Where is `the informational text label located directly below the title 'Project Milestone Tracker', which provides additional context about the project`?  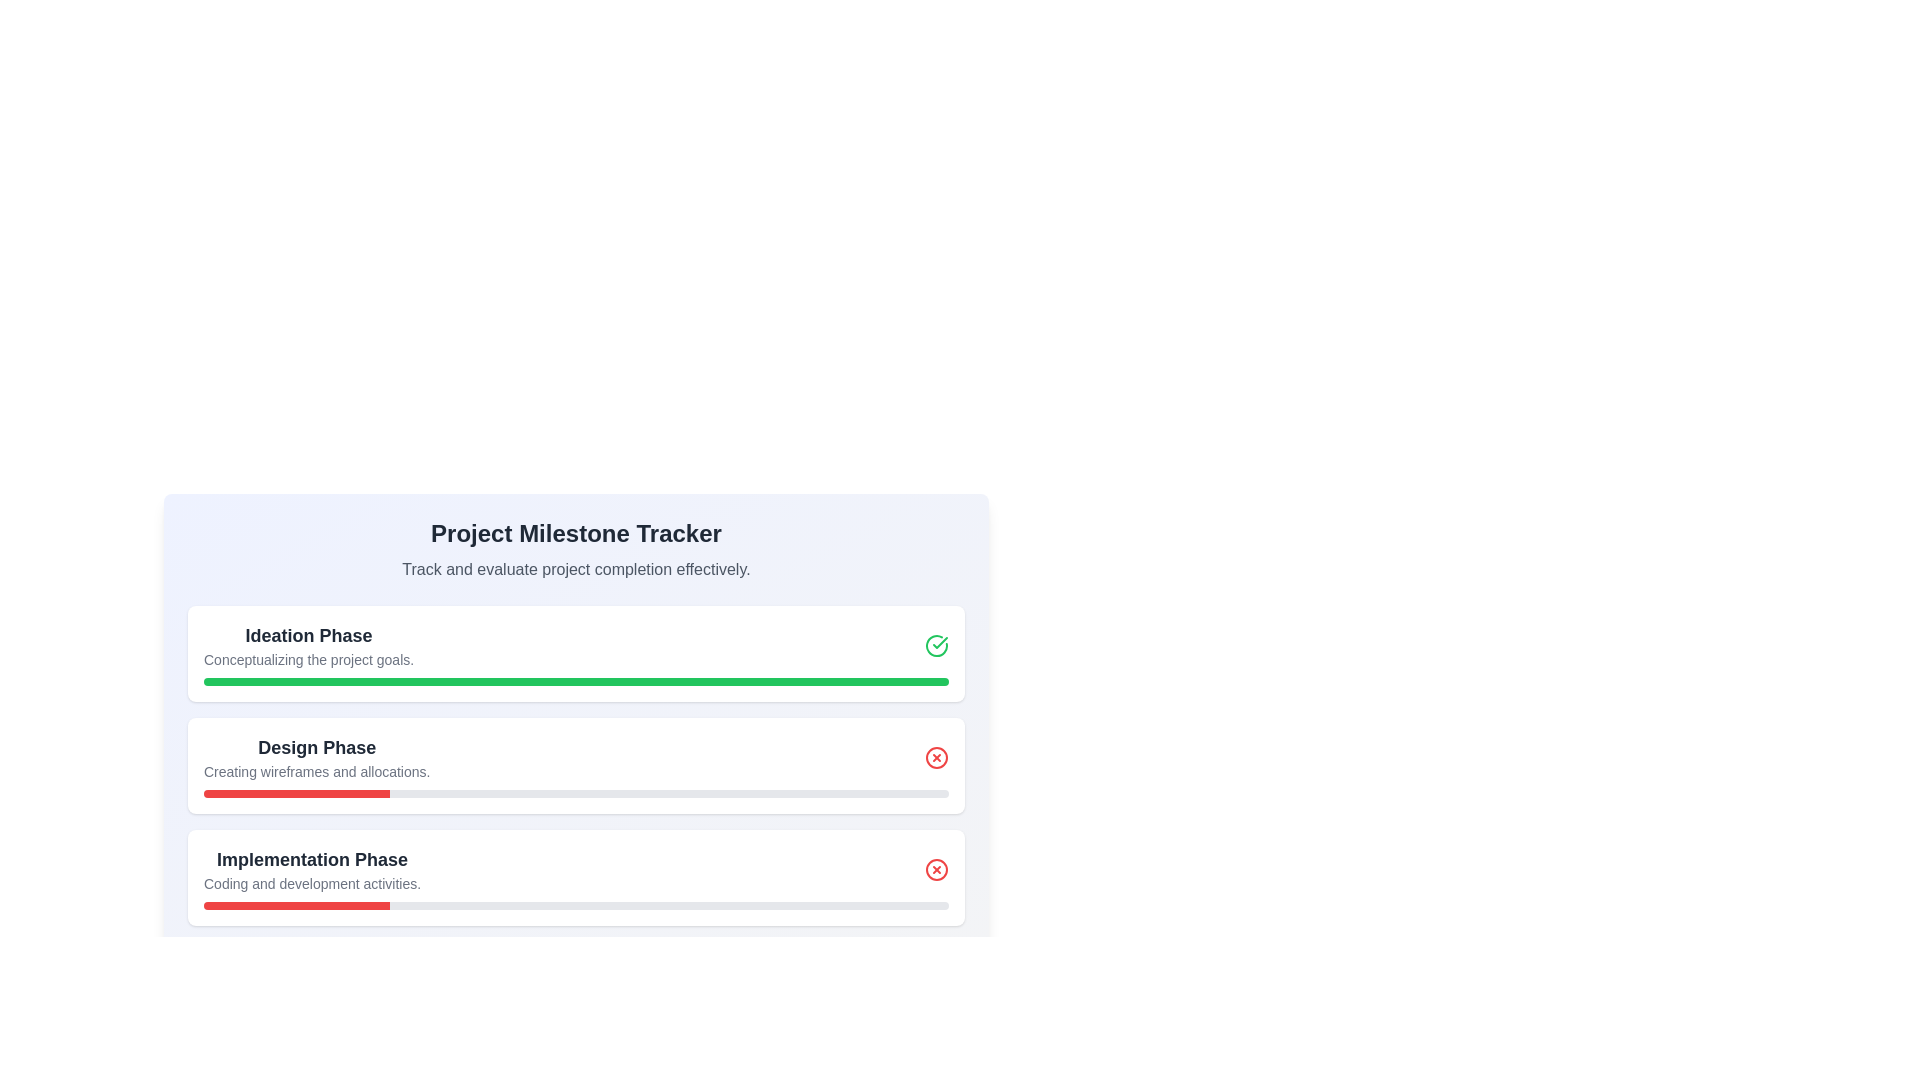
the informational text label located directly below the title 'Project Milestone Tracker', which provides additional context about the project is located at coordinates (575, 570).